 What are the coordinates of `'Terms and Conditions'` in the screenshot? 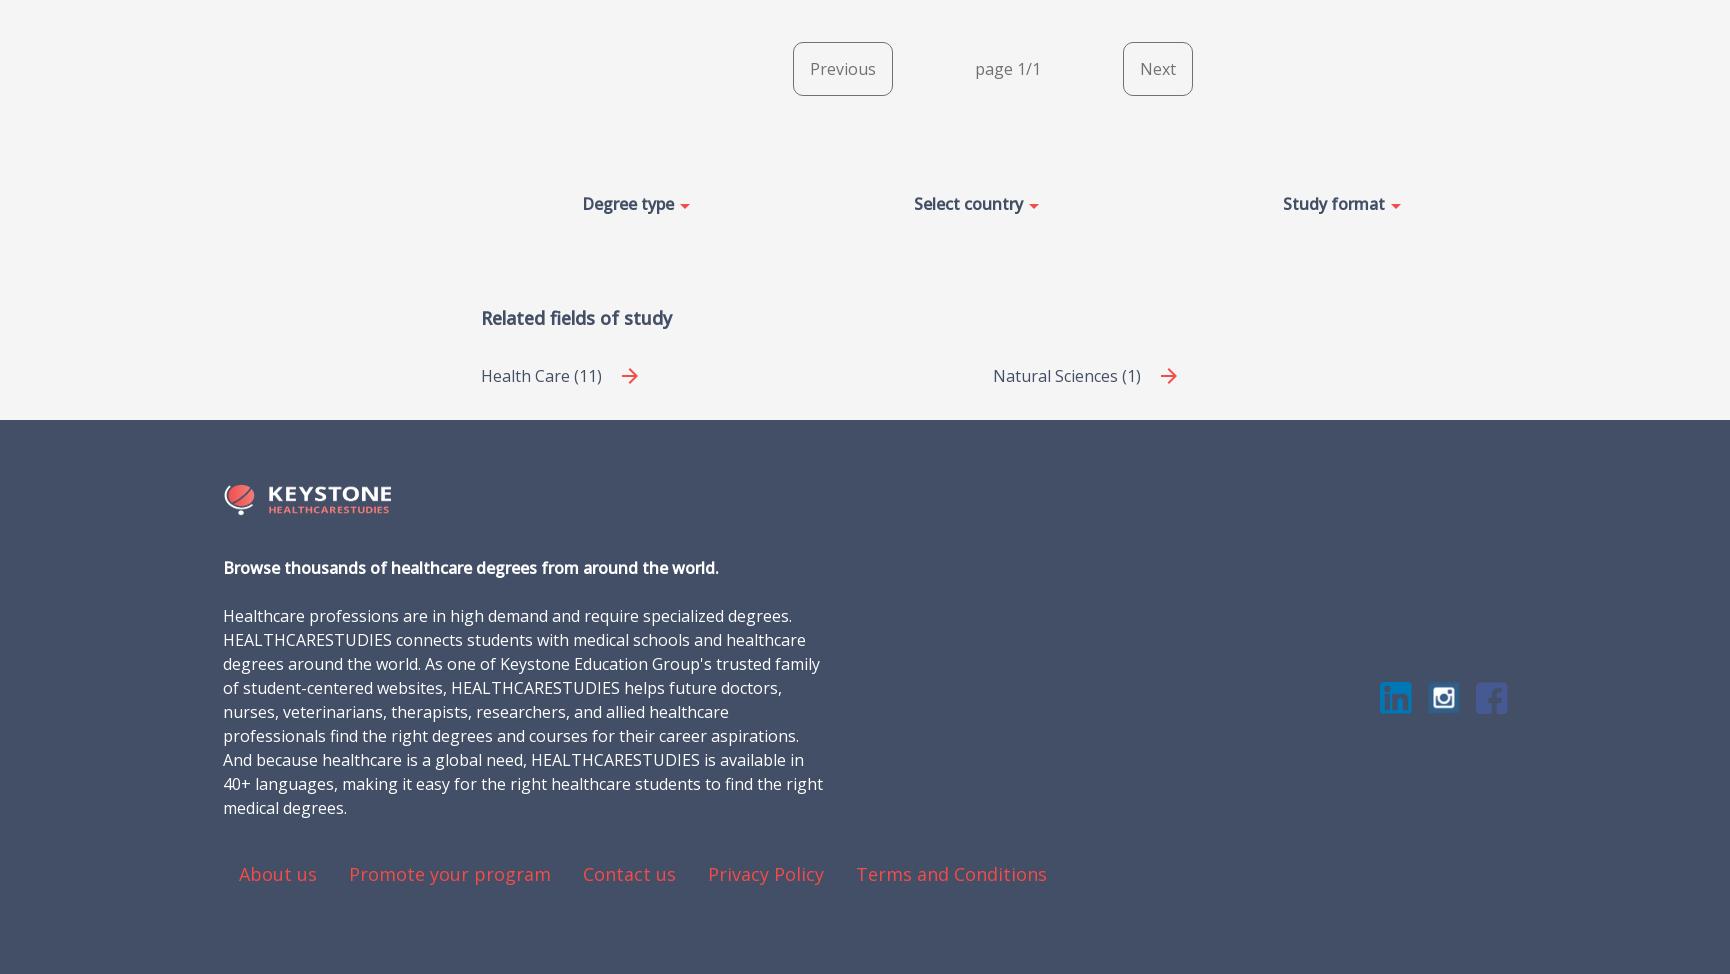 It's located at (950, 872).